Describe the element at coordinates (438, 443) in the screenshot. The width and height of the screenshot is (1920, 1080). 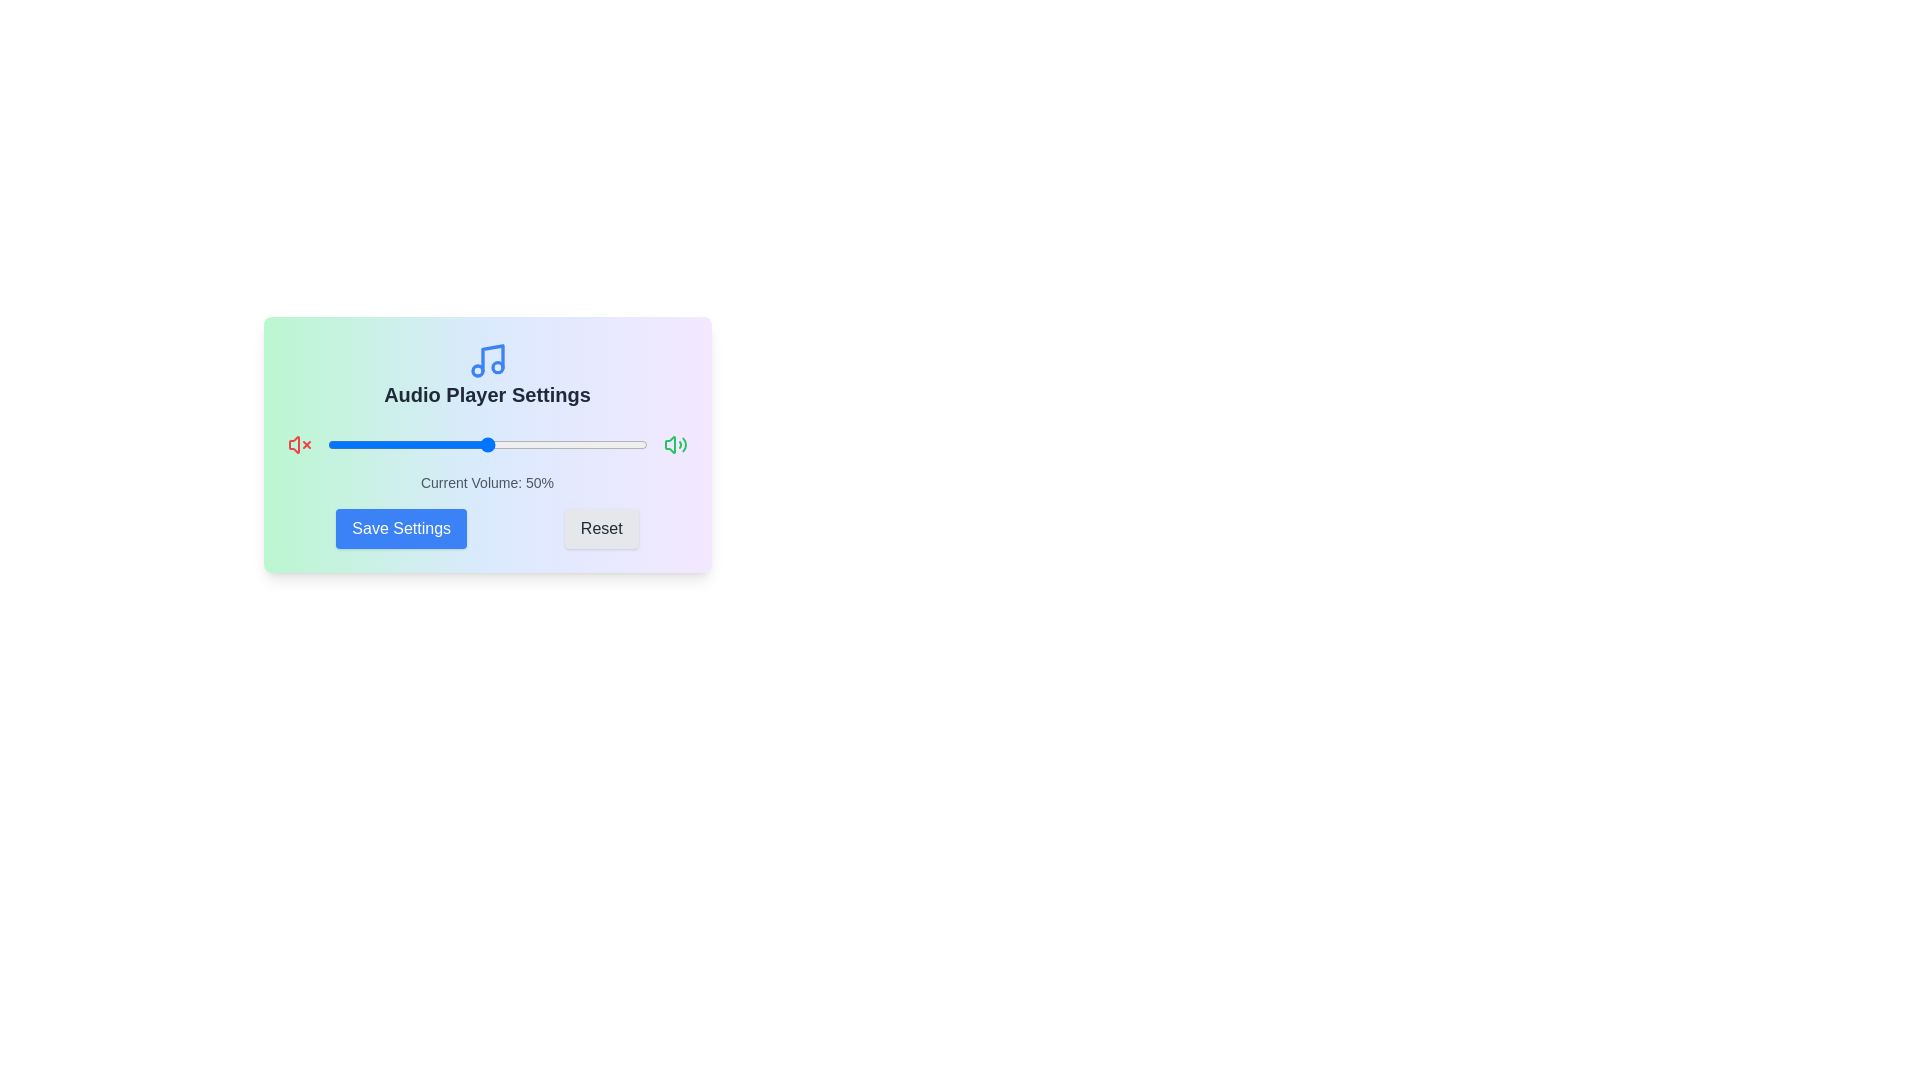
I see `the slider value` at that location.